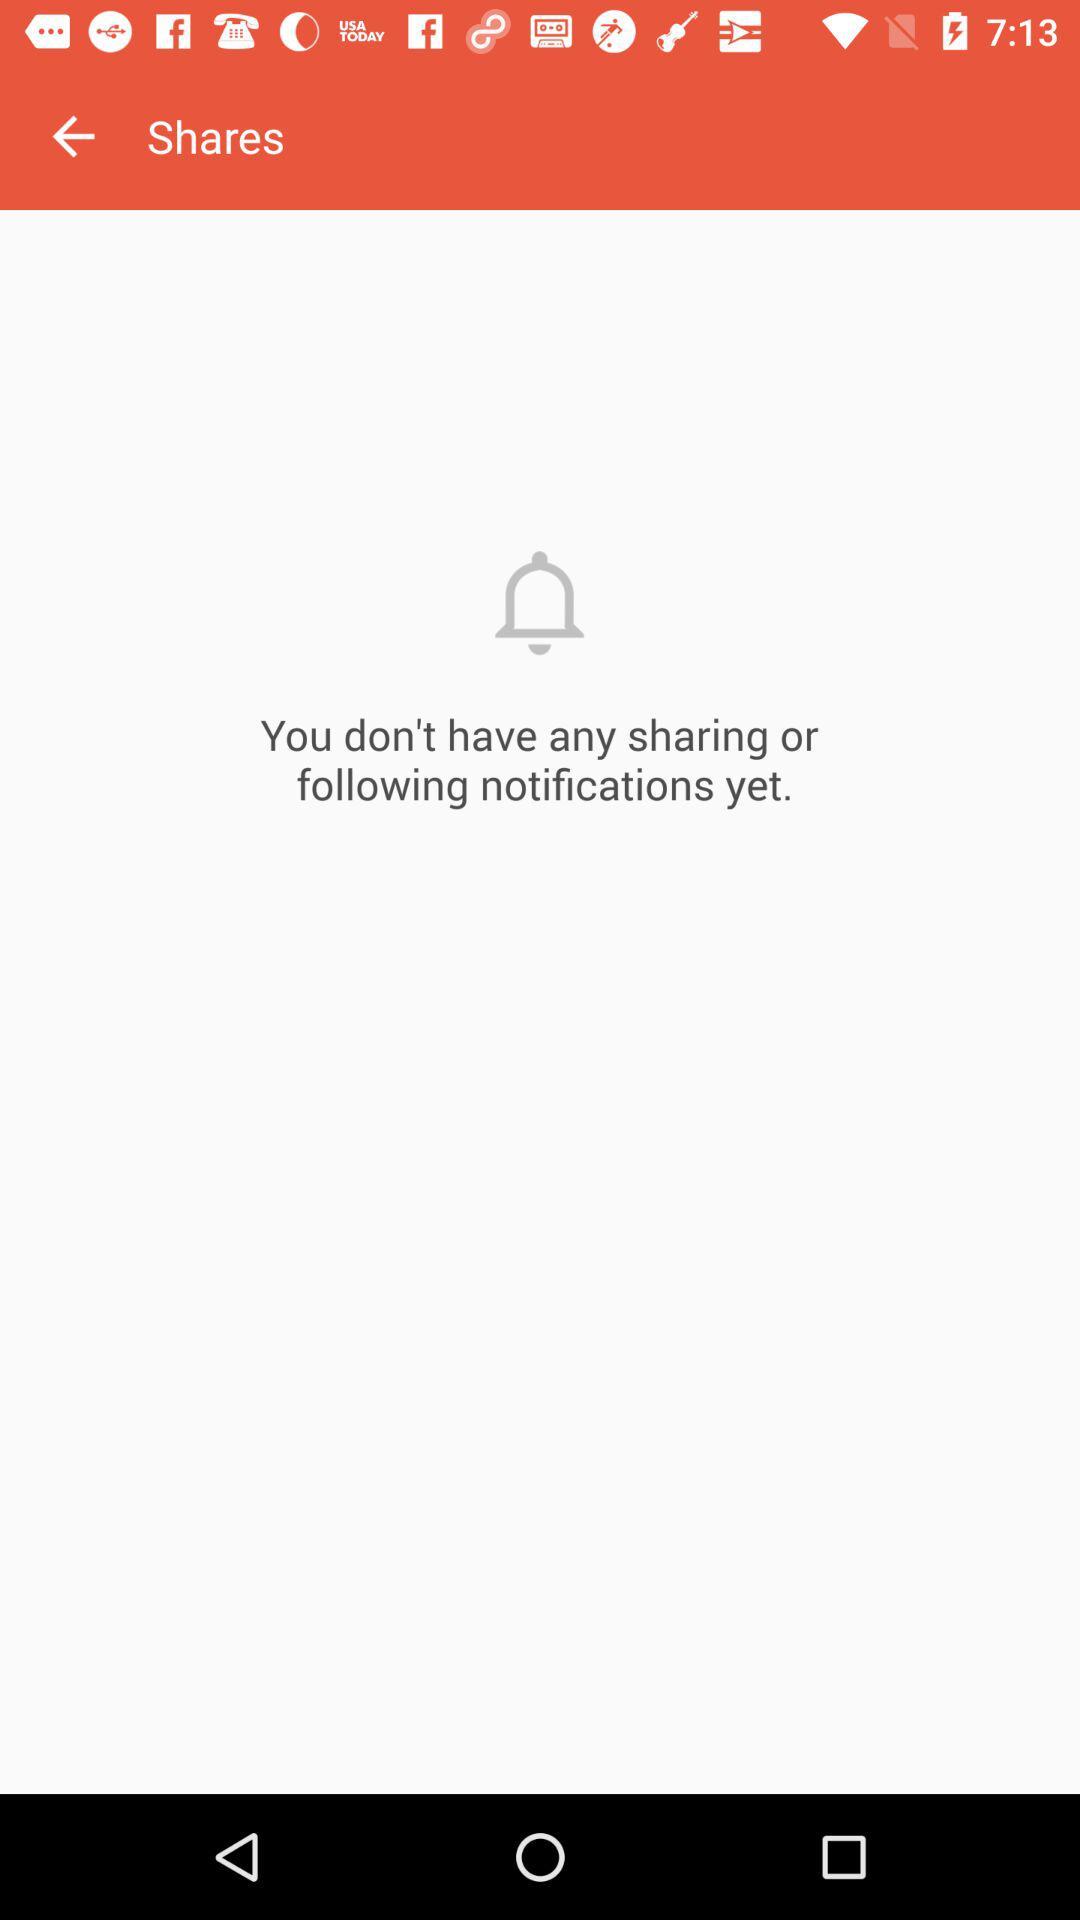  I want to click on the icon at the top left corner, so click(72, 135).